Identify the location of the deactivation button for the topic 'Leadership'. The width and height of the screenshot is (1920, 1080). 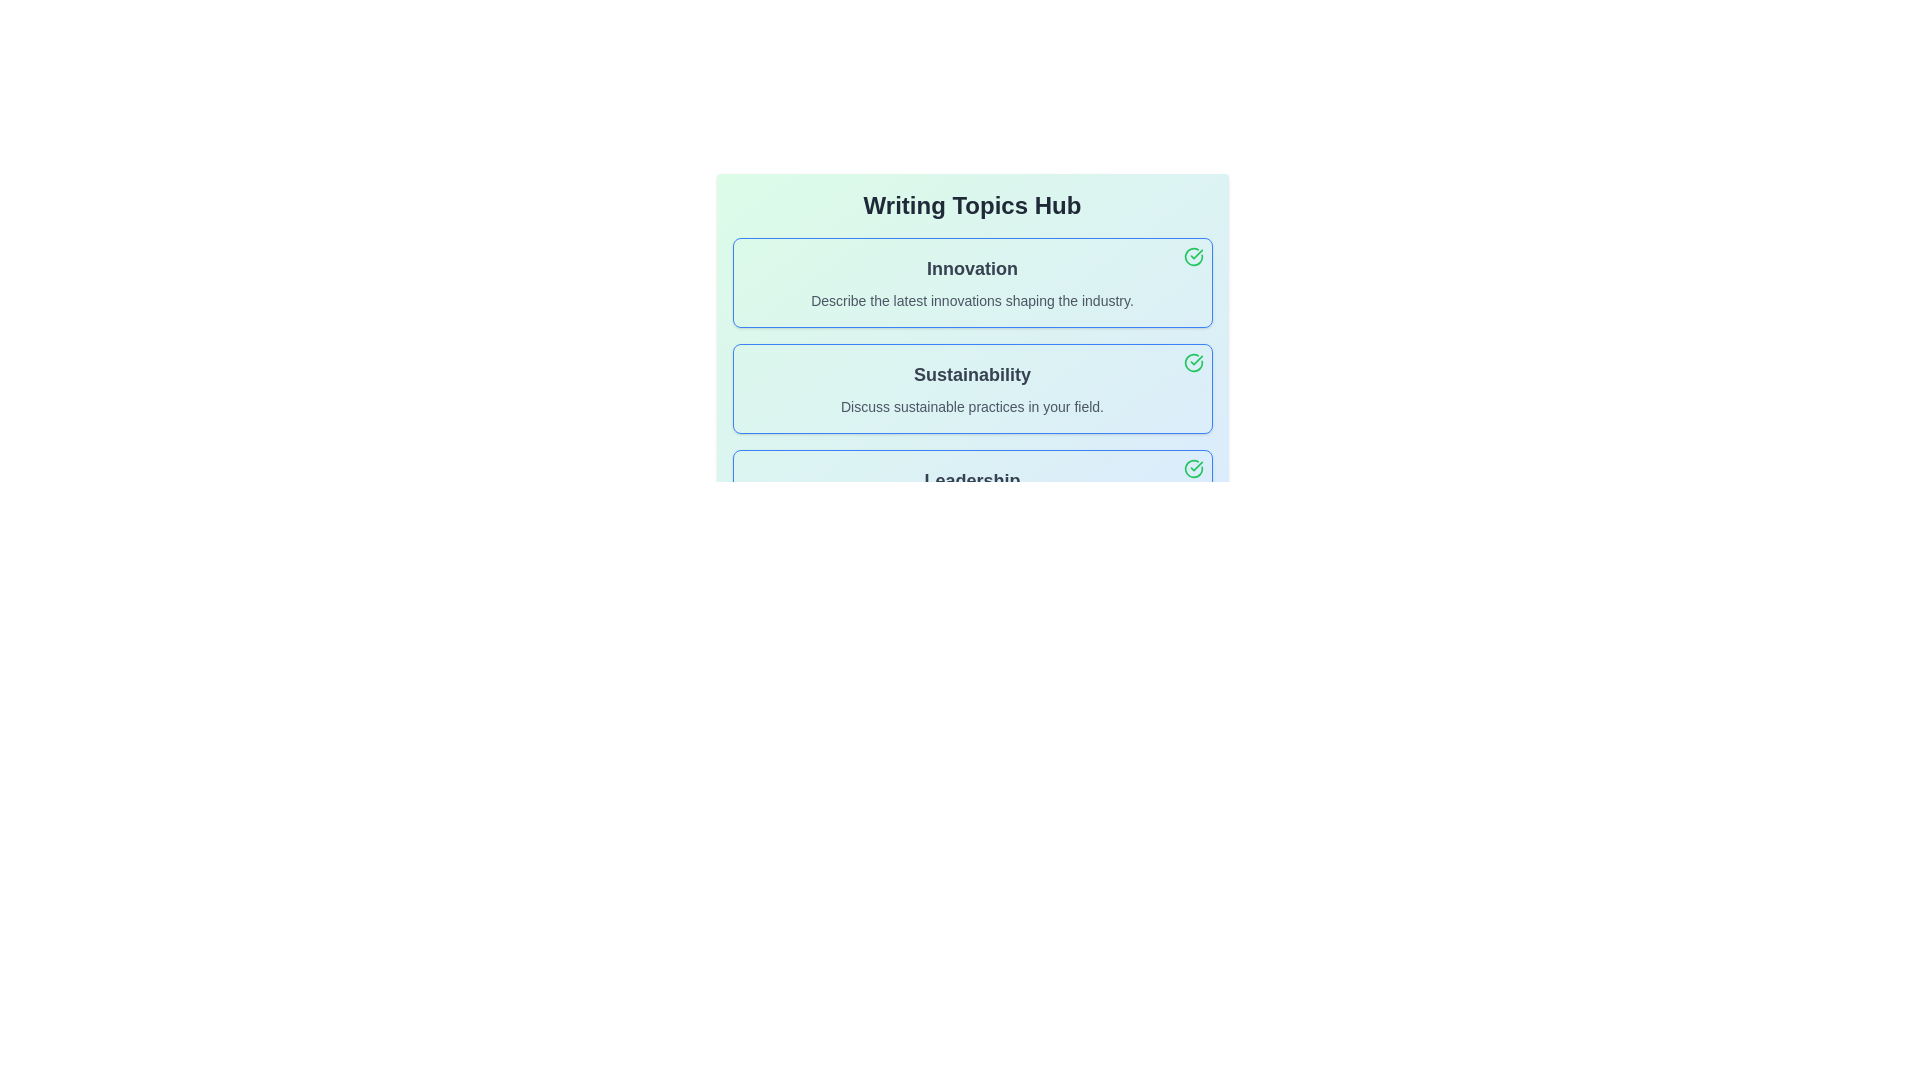
(1193, 469).